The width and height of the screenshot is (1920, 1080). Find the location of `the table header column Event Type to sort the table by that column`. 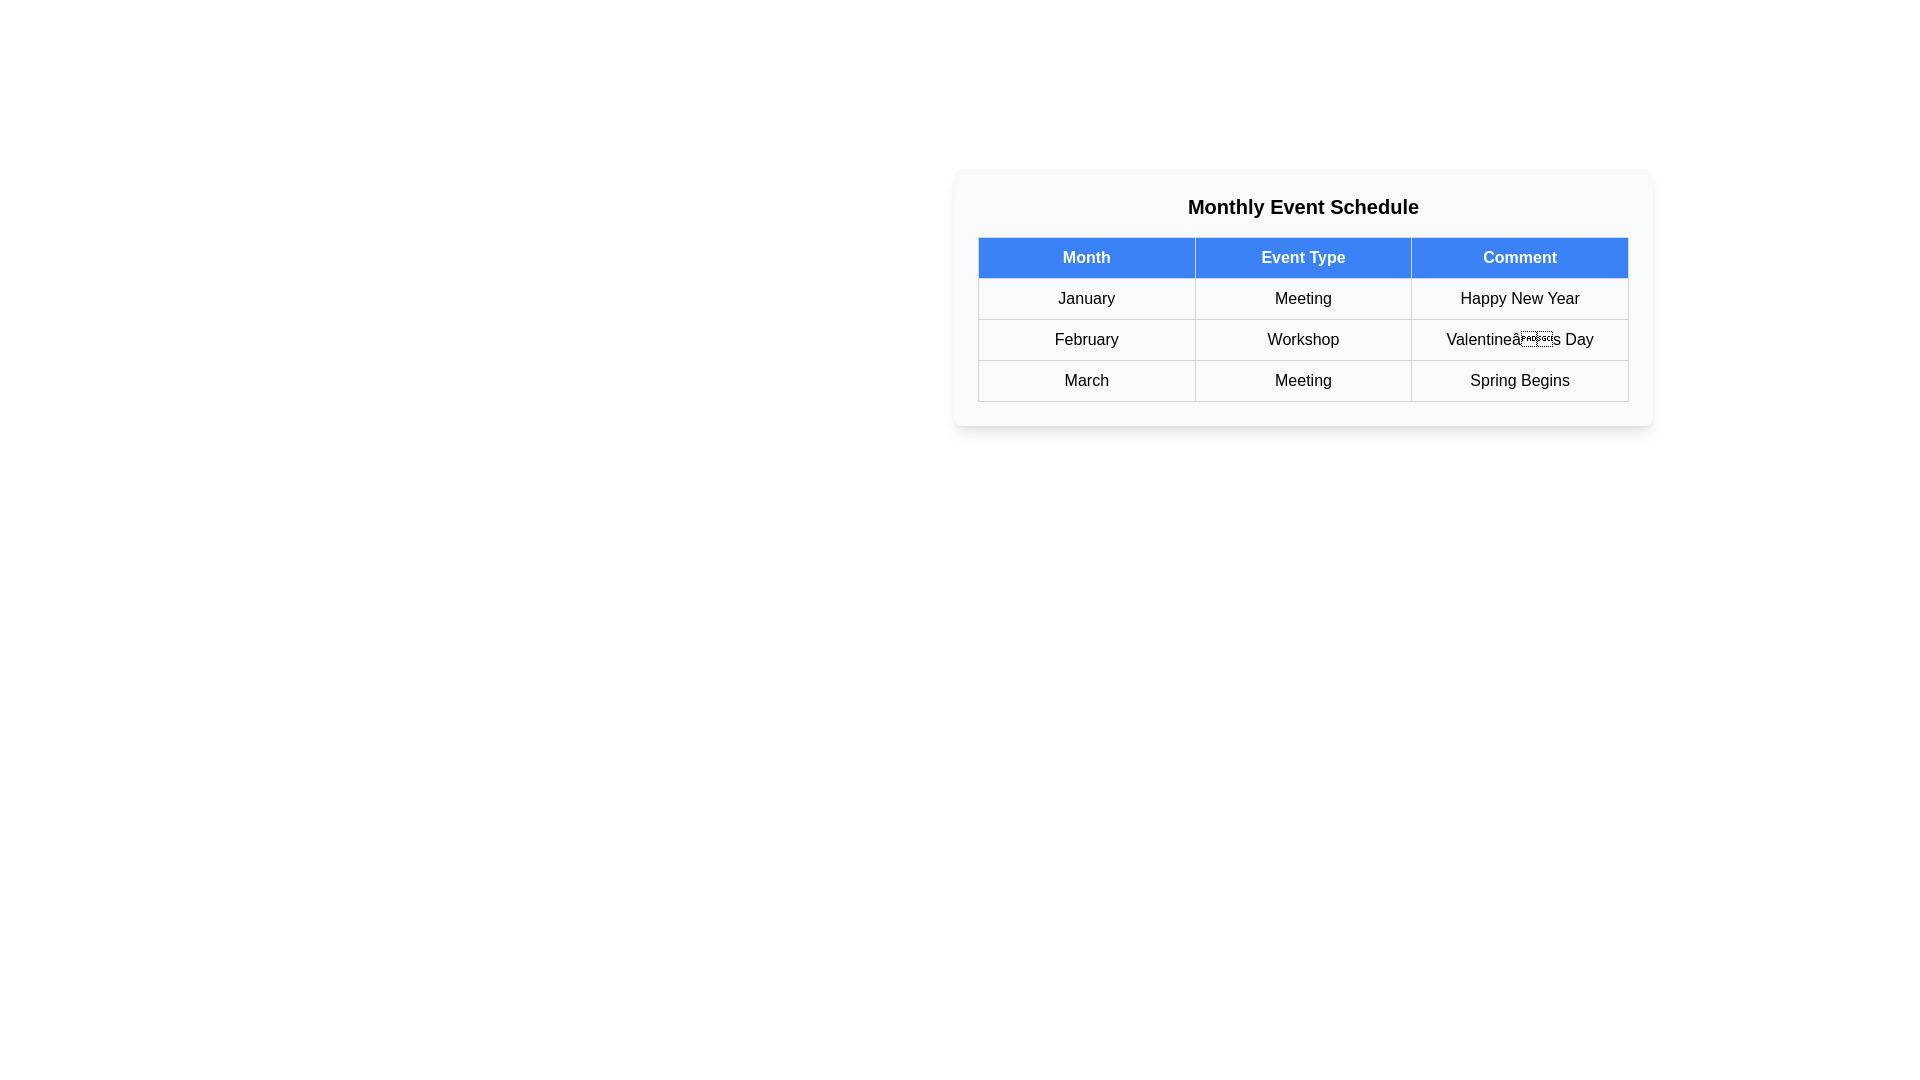

the table header column Event Type to sort the table by that column is located at coordinates (1303, 257).